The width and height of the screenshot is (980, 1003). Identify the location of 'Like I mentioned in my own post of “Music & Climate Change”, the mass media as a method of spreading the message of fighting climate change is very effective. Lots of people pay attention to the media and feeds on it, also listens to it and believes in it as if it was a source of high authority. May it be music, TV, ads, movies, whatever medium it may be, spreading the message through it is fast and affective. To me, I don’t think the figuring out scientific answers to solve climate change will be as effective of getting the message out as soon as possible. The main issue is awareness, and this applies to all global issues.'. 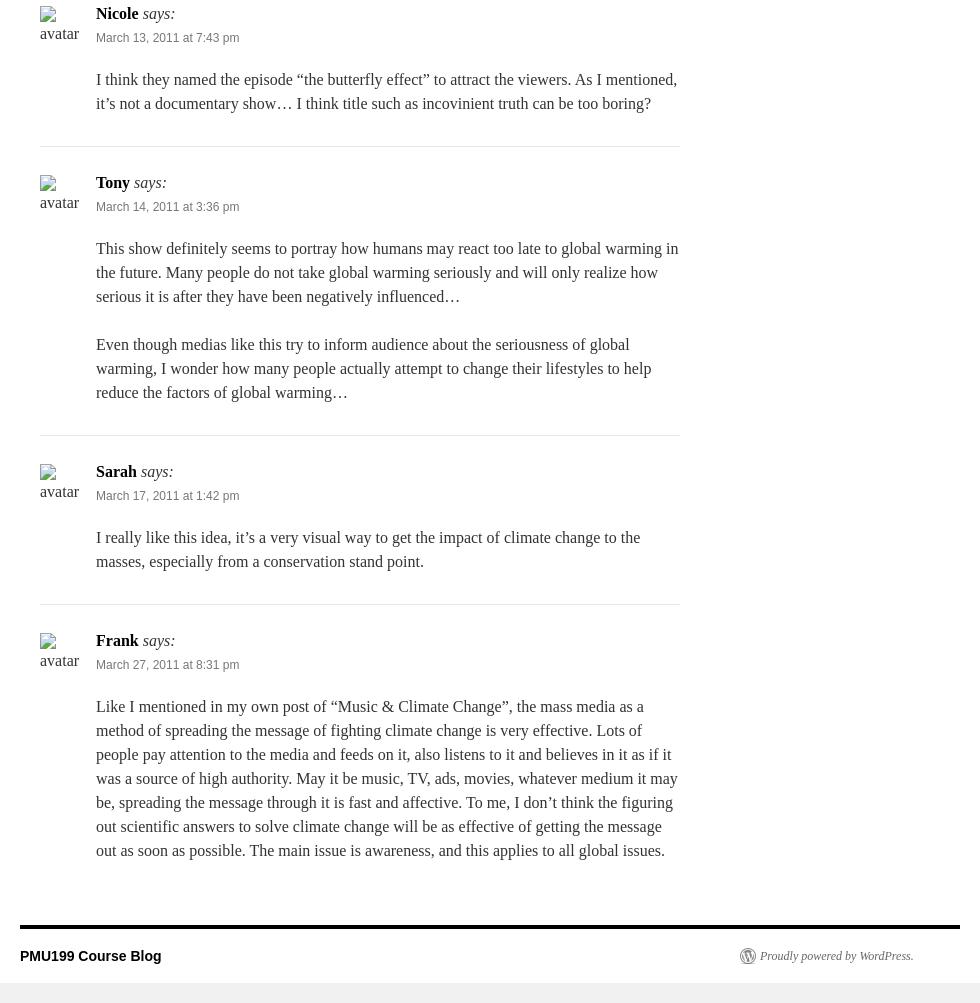
(386, 777).